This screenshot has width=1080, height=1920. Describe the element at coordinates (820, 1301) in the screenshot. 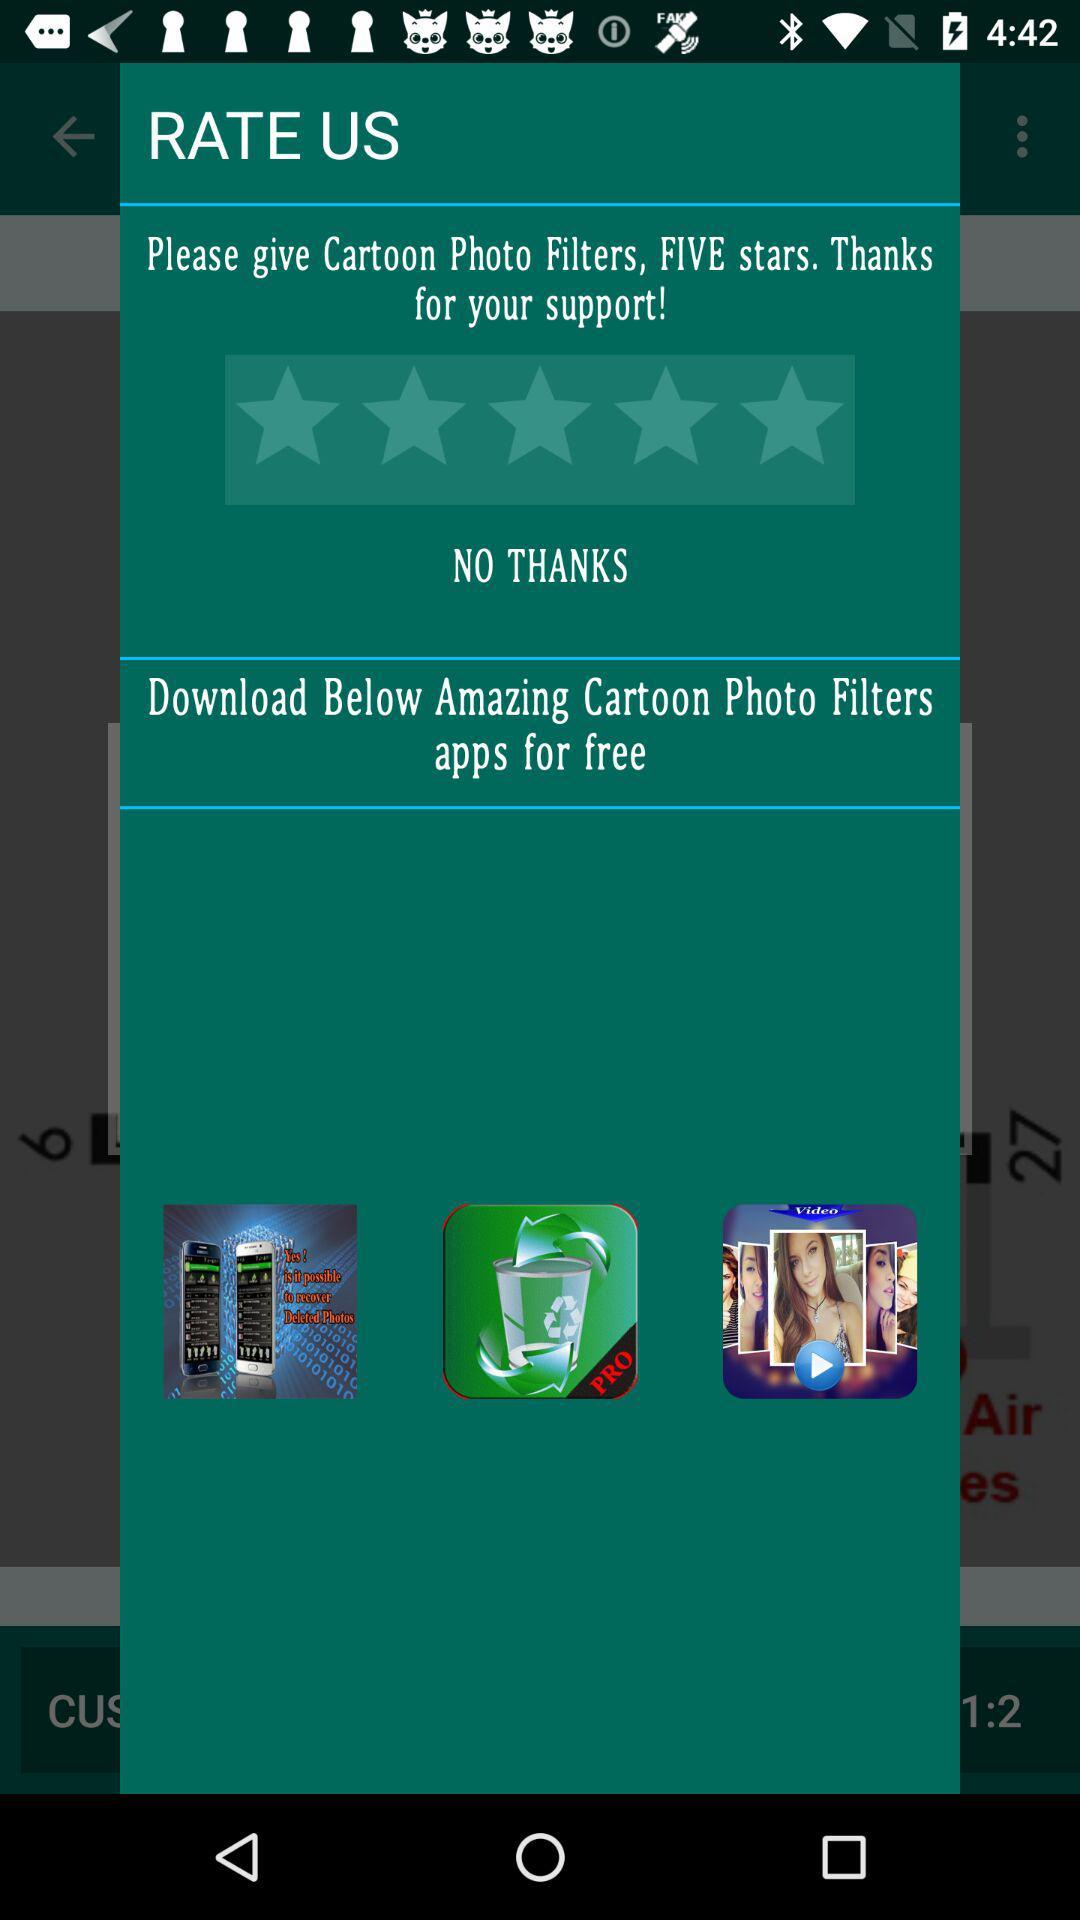

I see `download` at that location.